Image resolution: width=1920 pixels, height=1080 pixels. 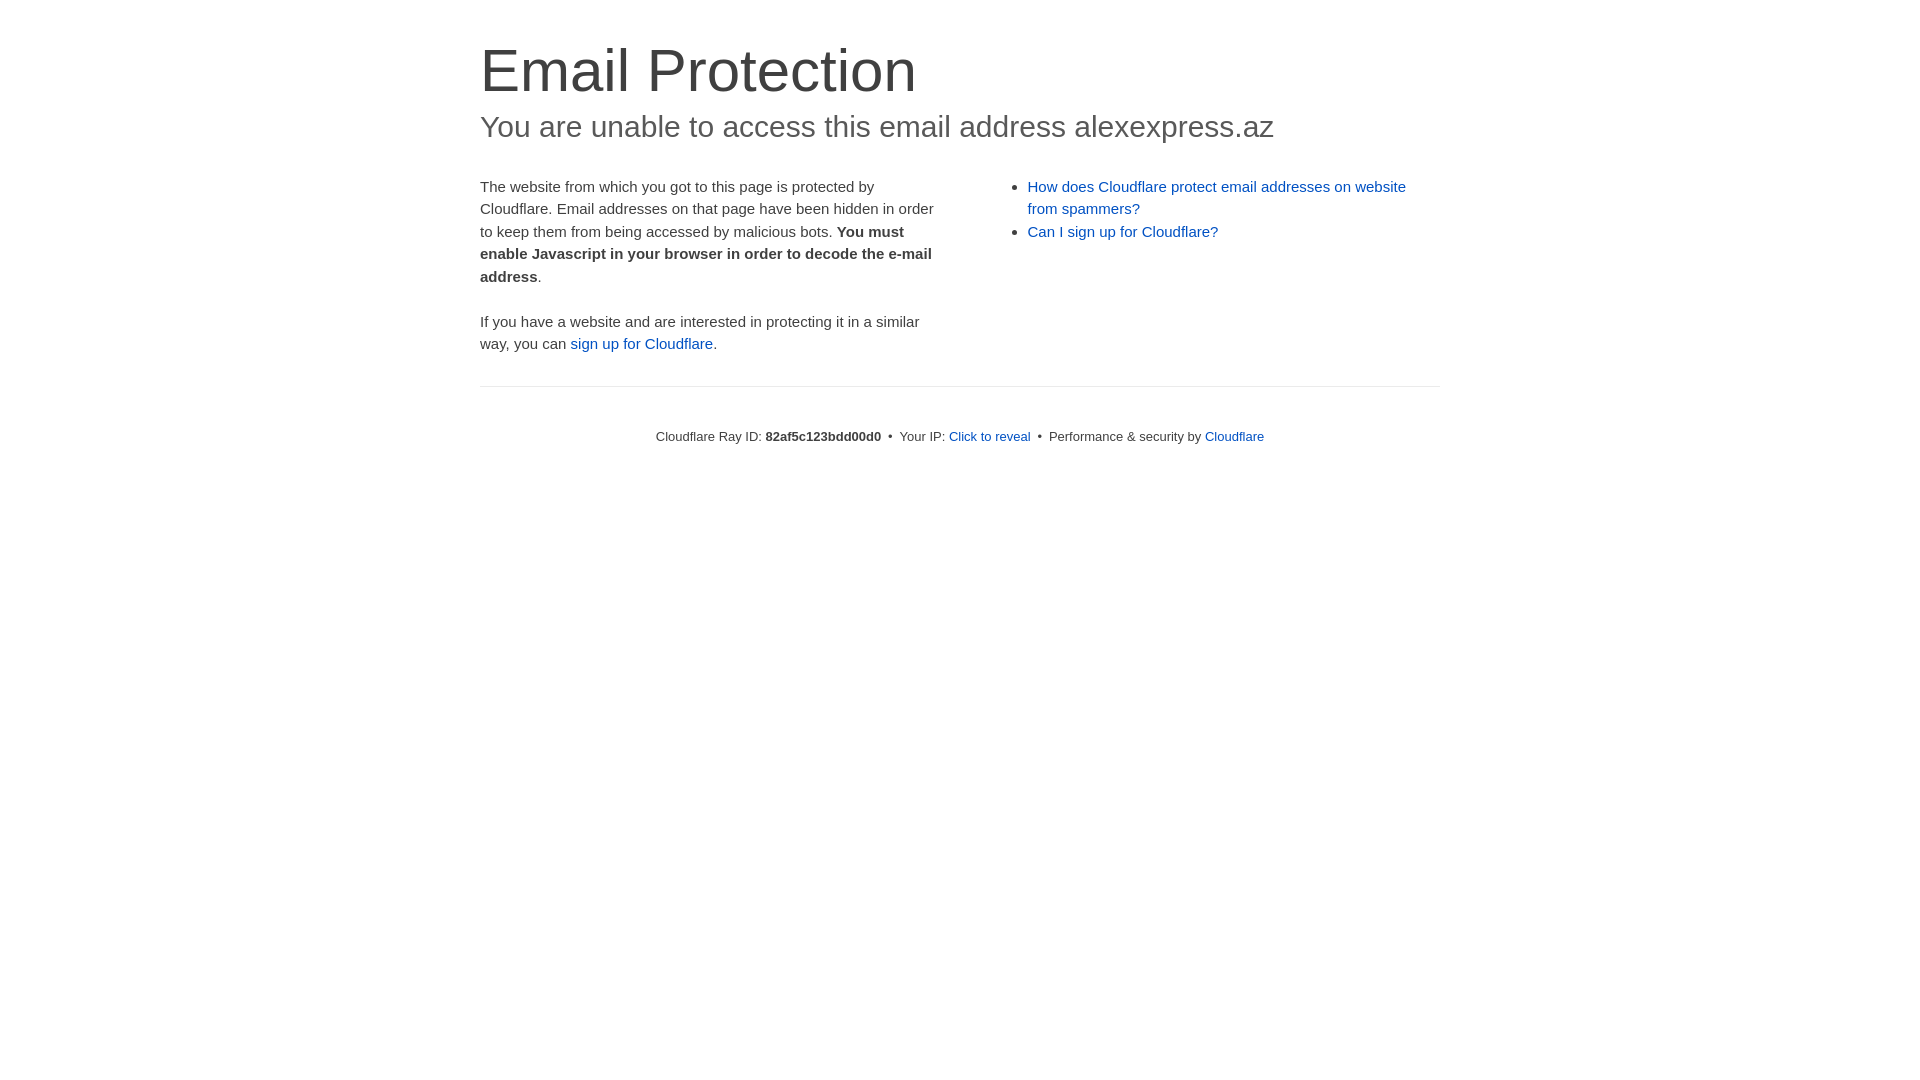 What do you see at coordinates (1203, 435) in the screenshot?
I see `'Cloudflare'` at bounding box center [1203, 435].